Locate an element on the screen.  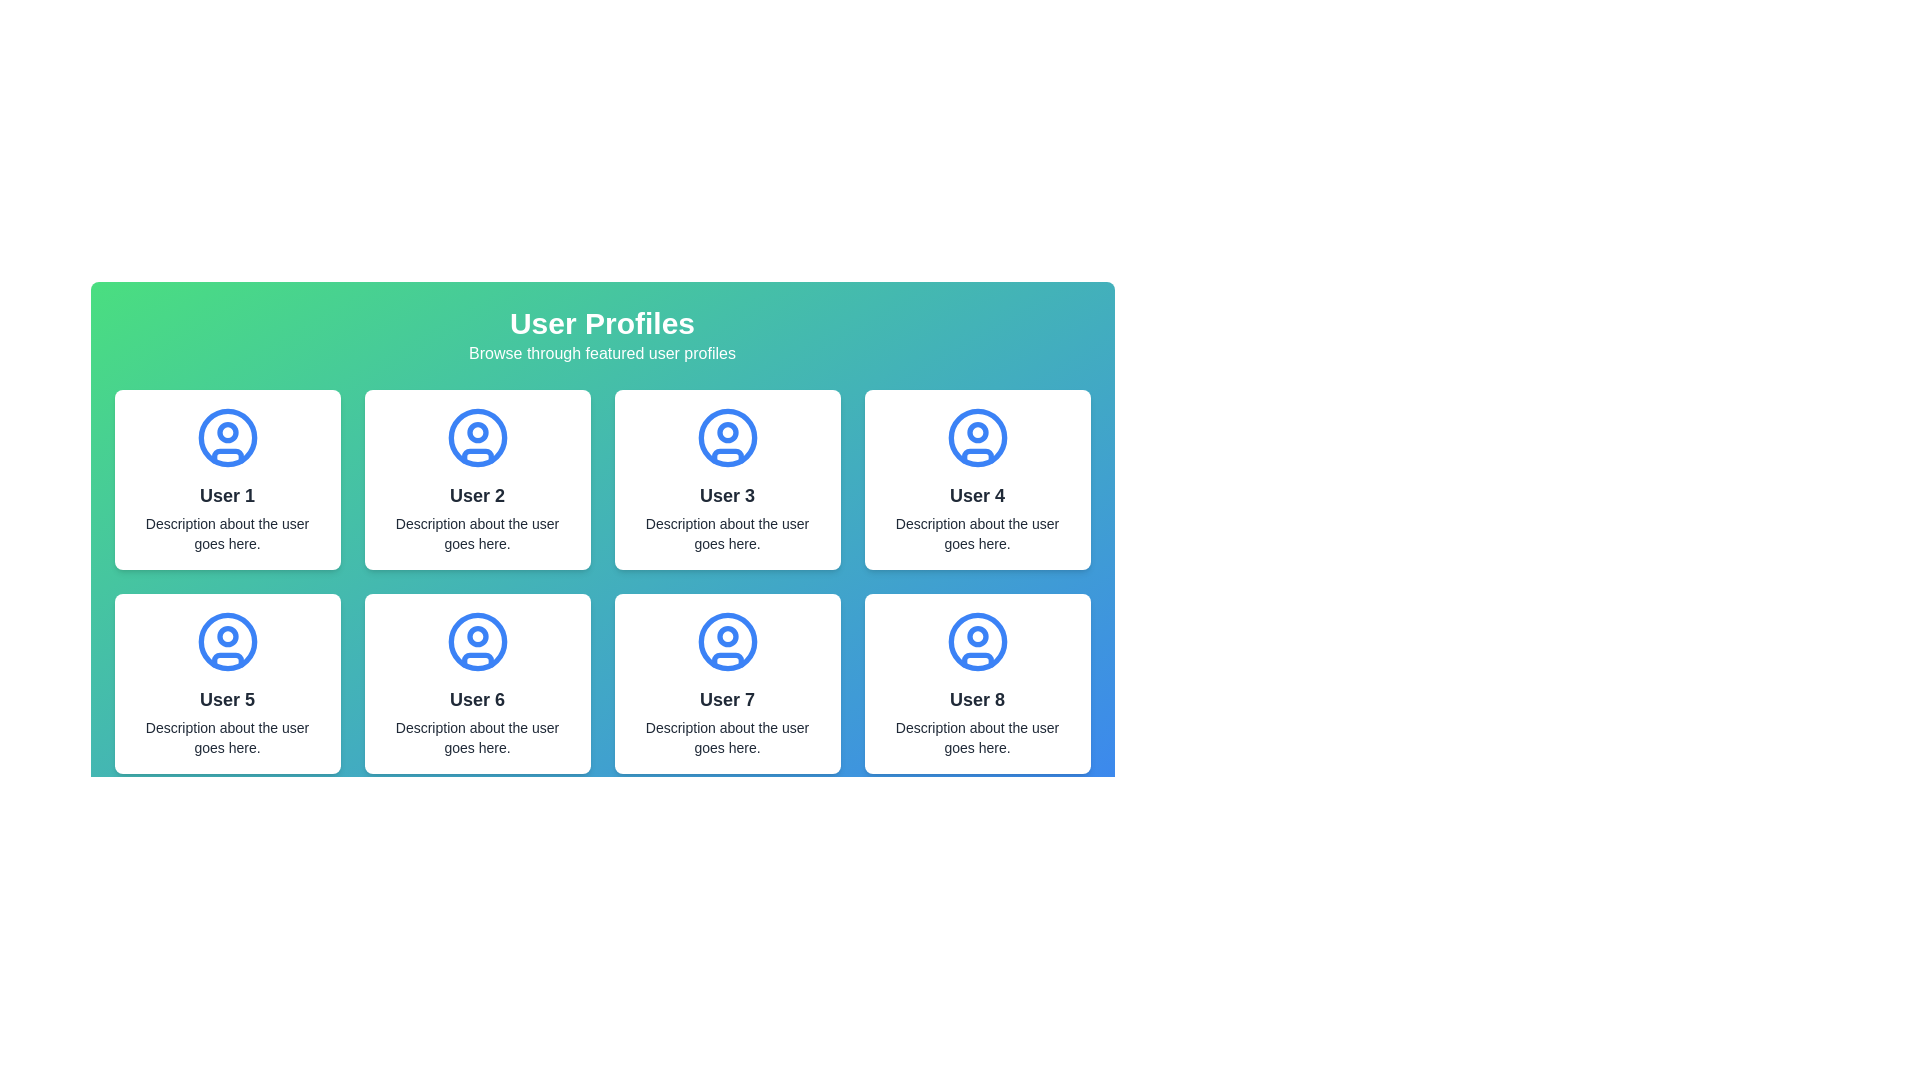
the decorative circle within the user profile icon of 'User 8' card, which represents the user's head in the illustration is located at coordinates (977, 636).